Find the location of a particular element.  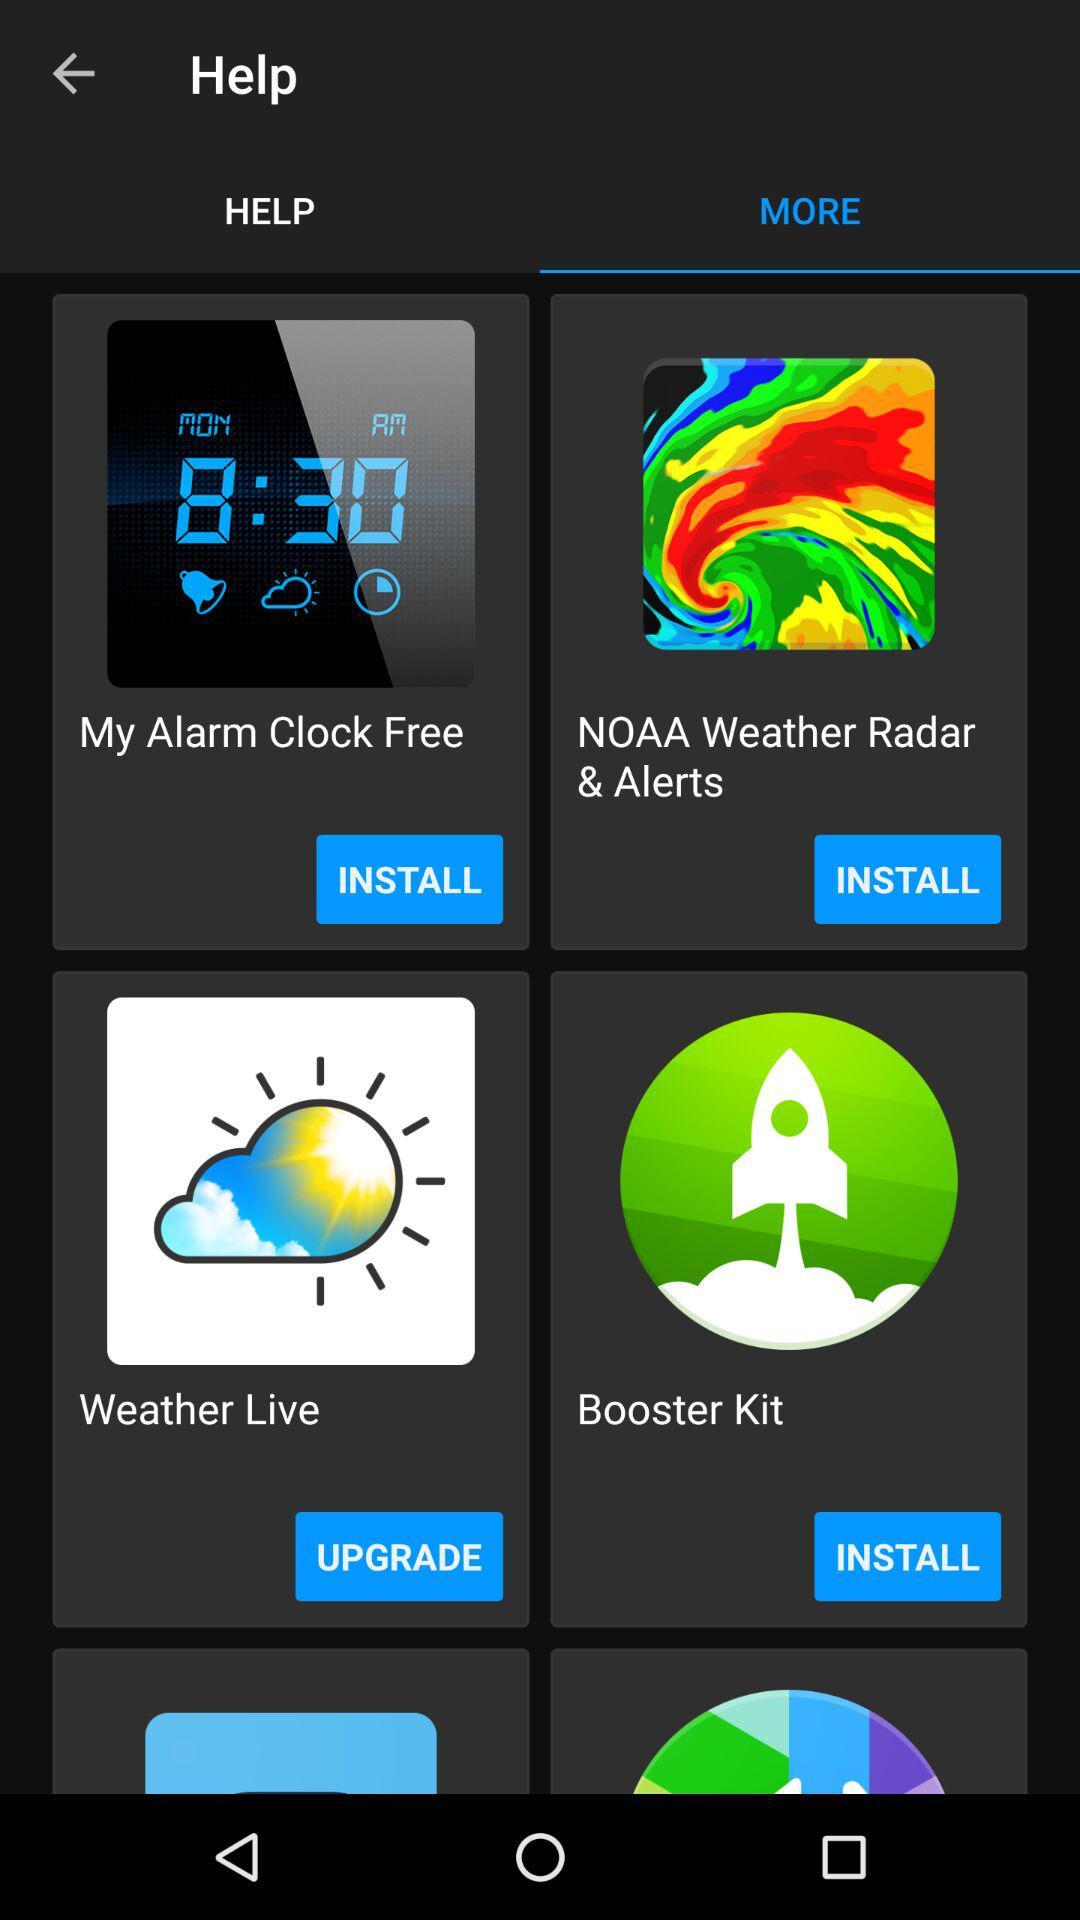

icon to the left of noaa weather radar icon is located at coordinates (271, 754).